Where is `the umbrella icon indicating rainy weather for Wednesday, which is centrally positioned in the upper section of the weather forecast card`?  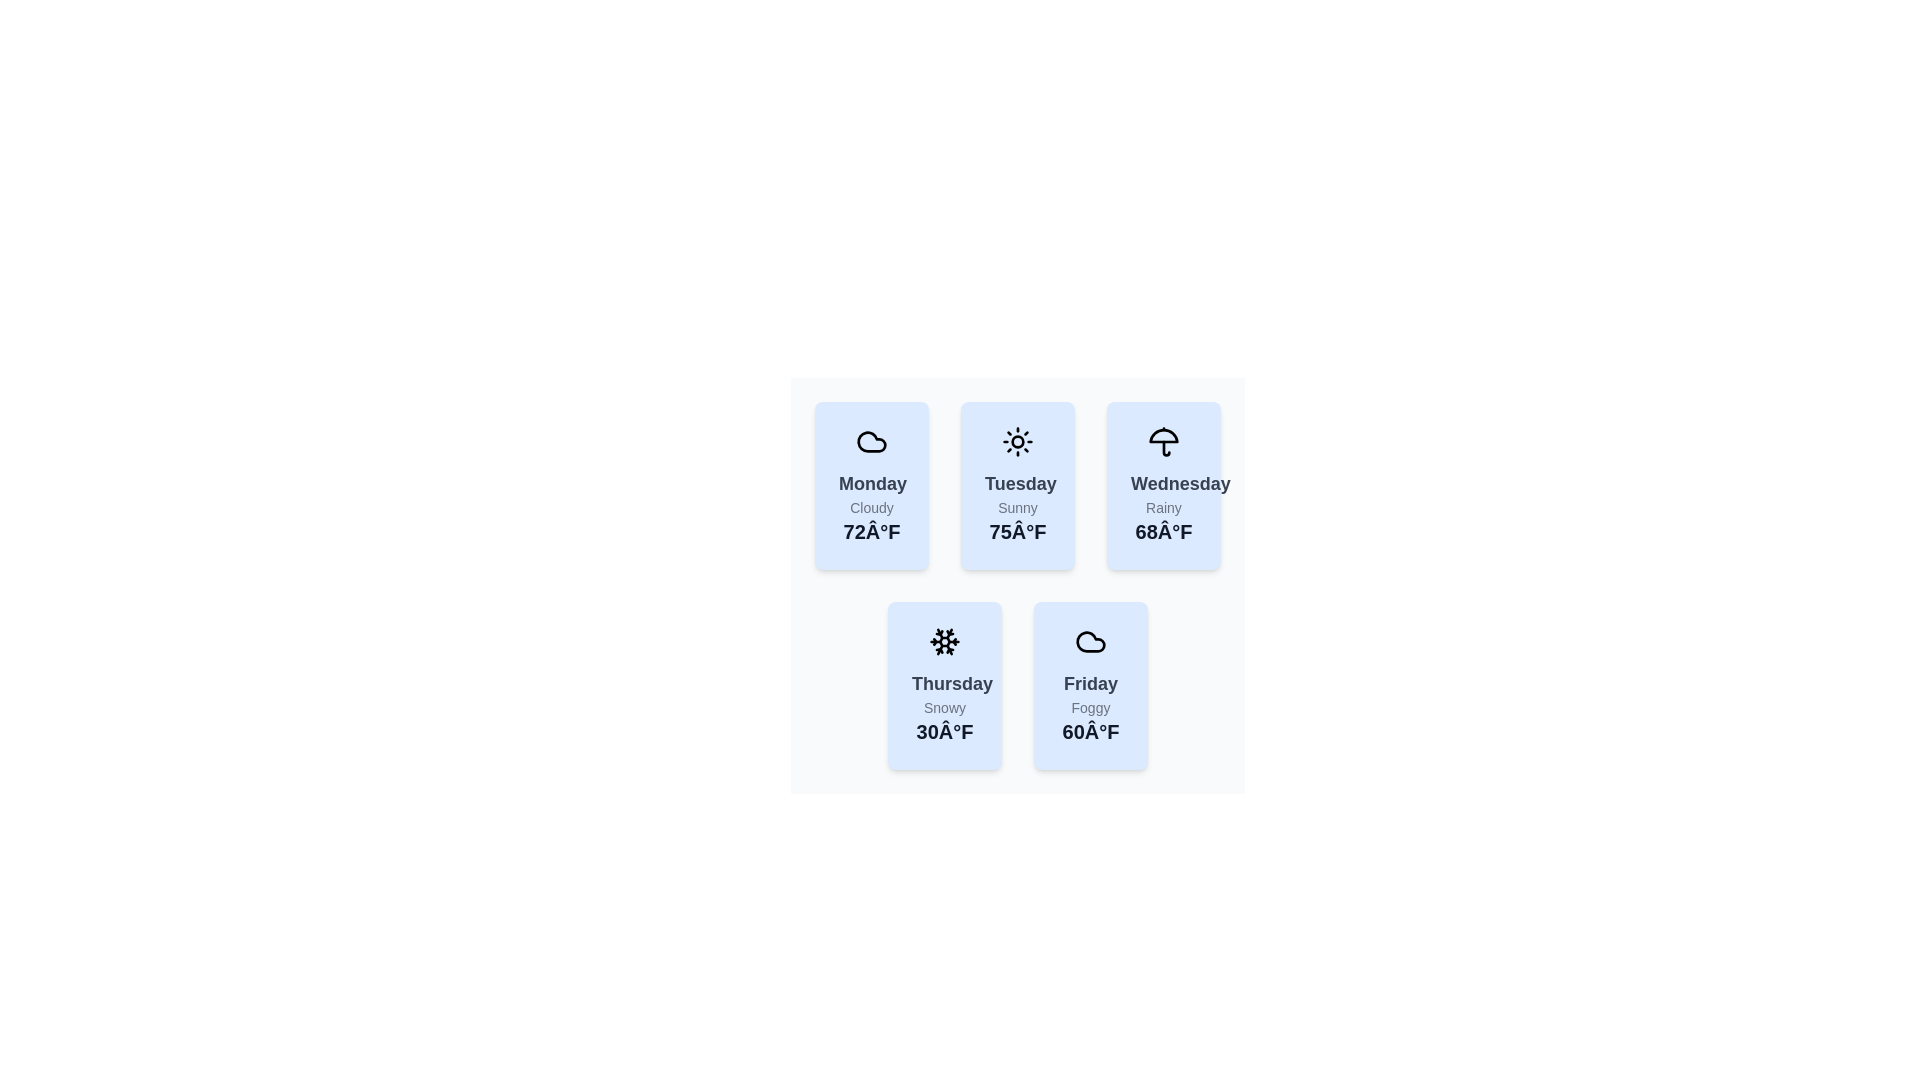
the umbrella icon indicating rainy weather for Wednesday, which is centrally positioned in the upper section of the weather forecast card is located at coordinates (1163, 441).